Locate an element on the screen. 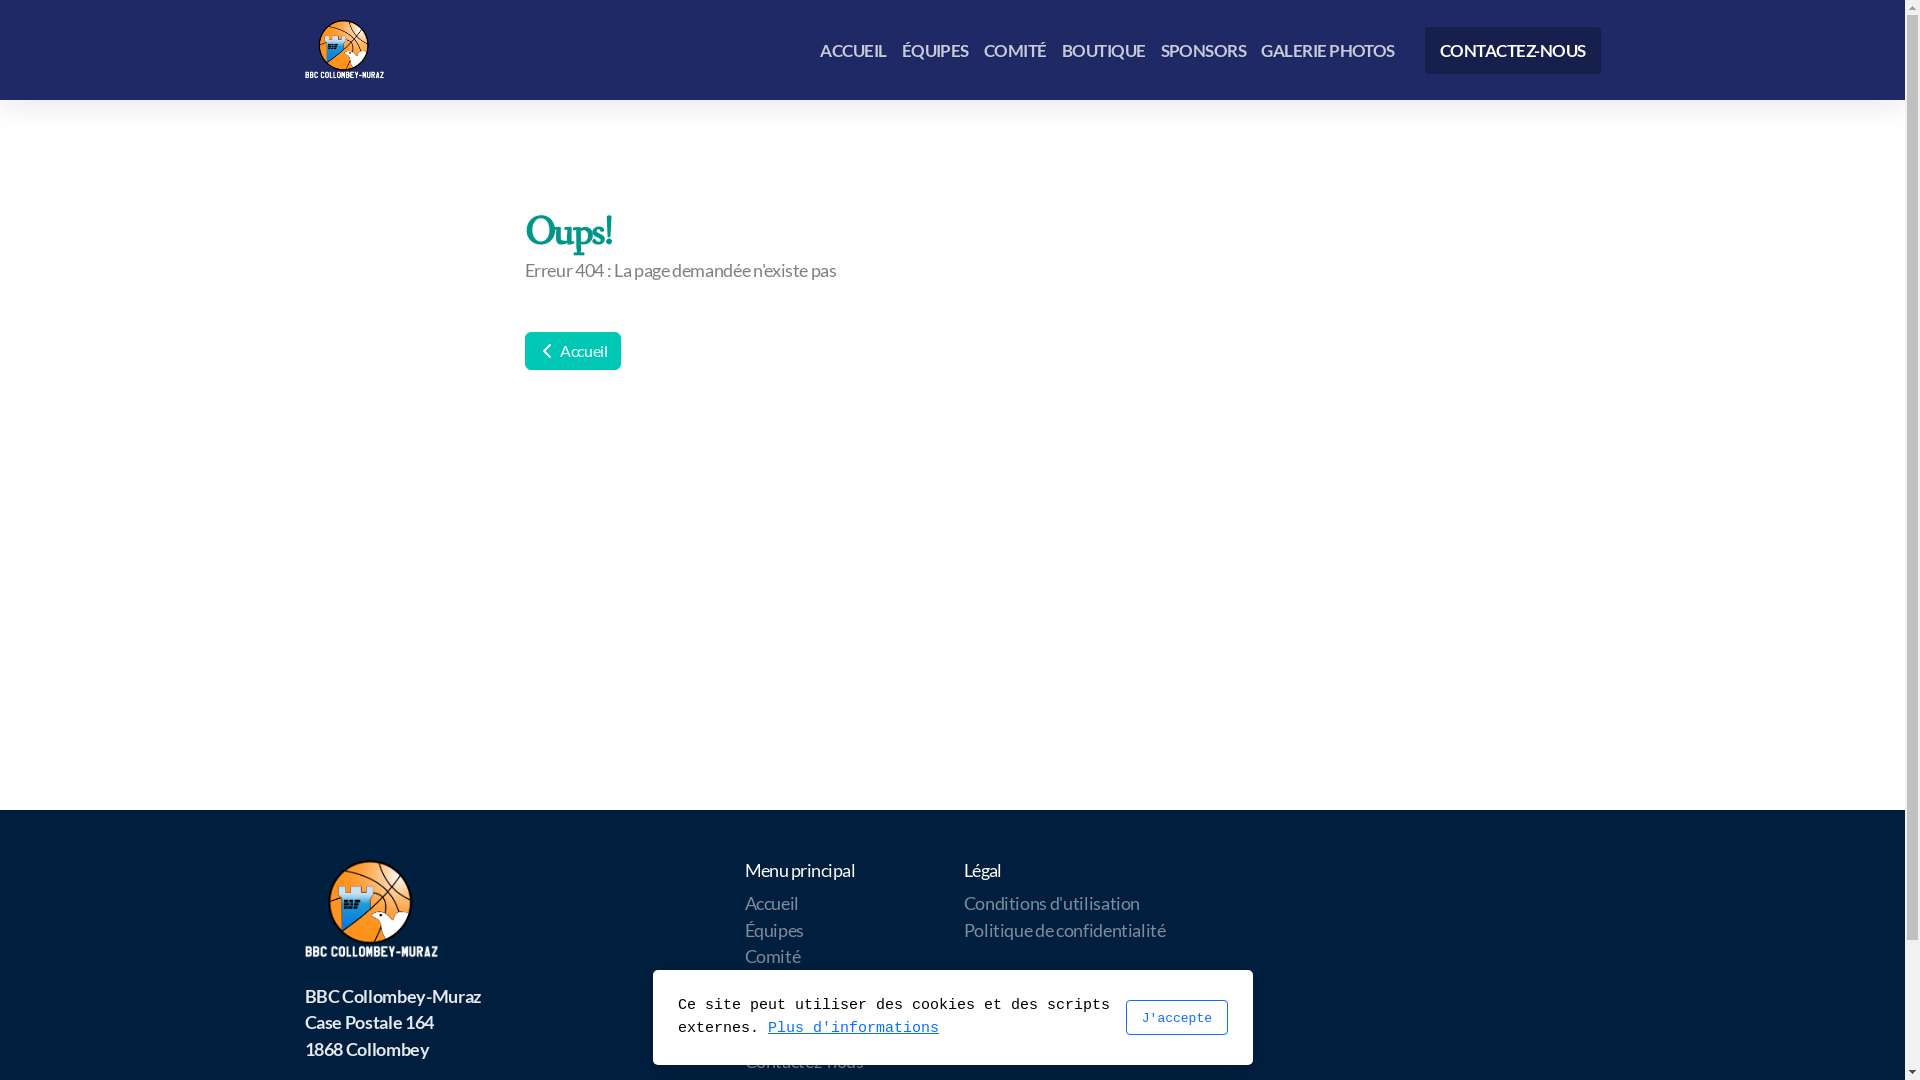  'Sponsors' is located at coordinates (743, 1009).